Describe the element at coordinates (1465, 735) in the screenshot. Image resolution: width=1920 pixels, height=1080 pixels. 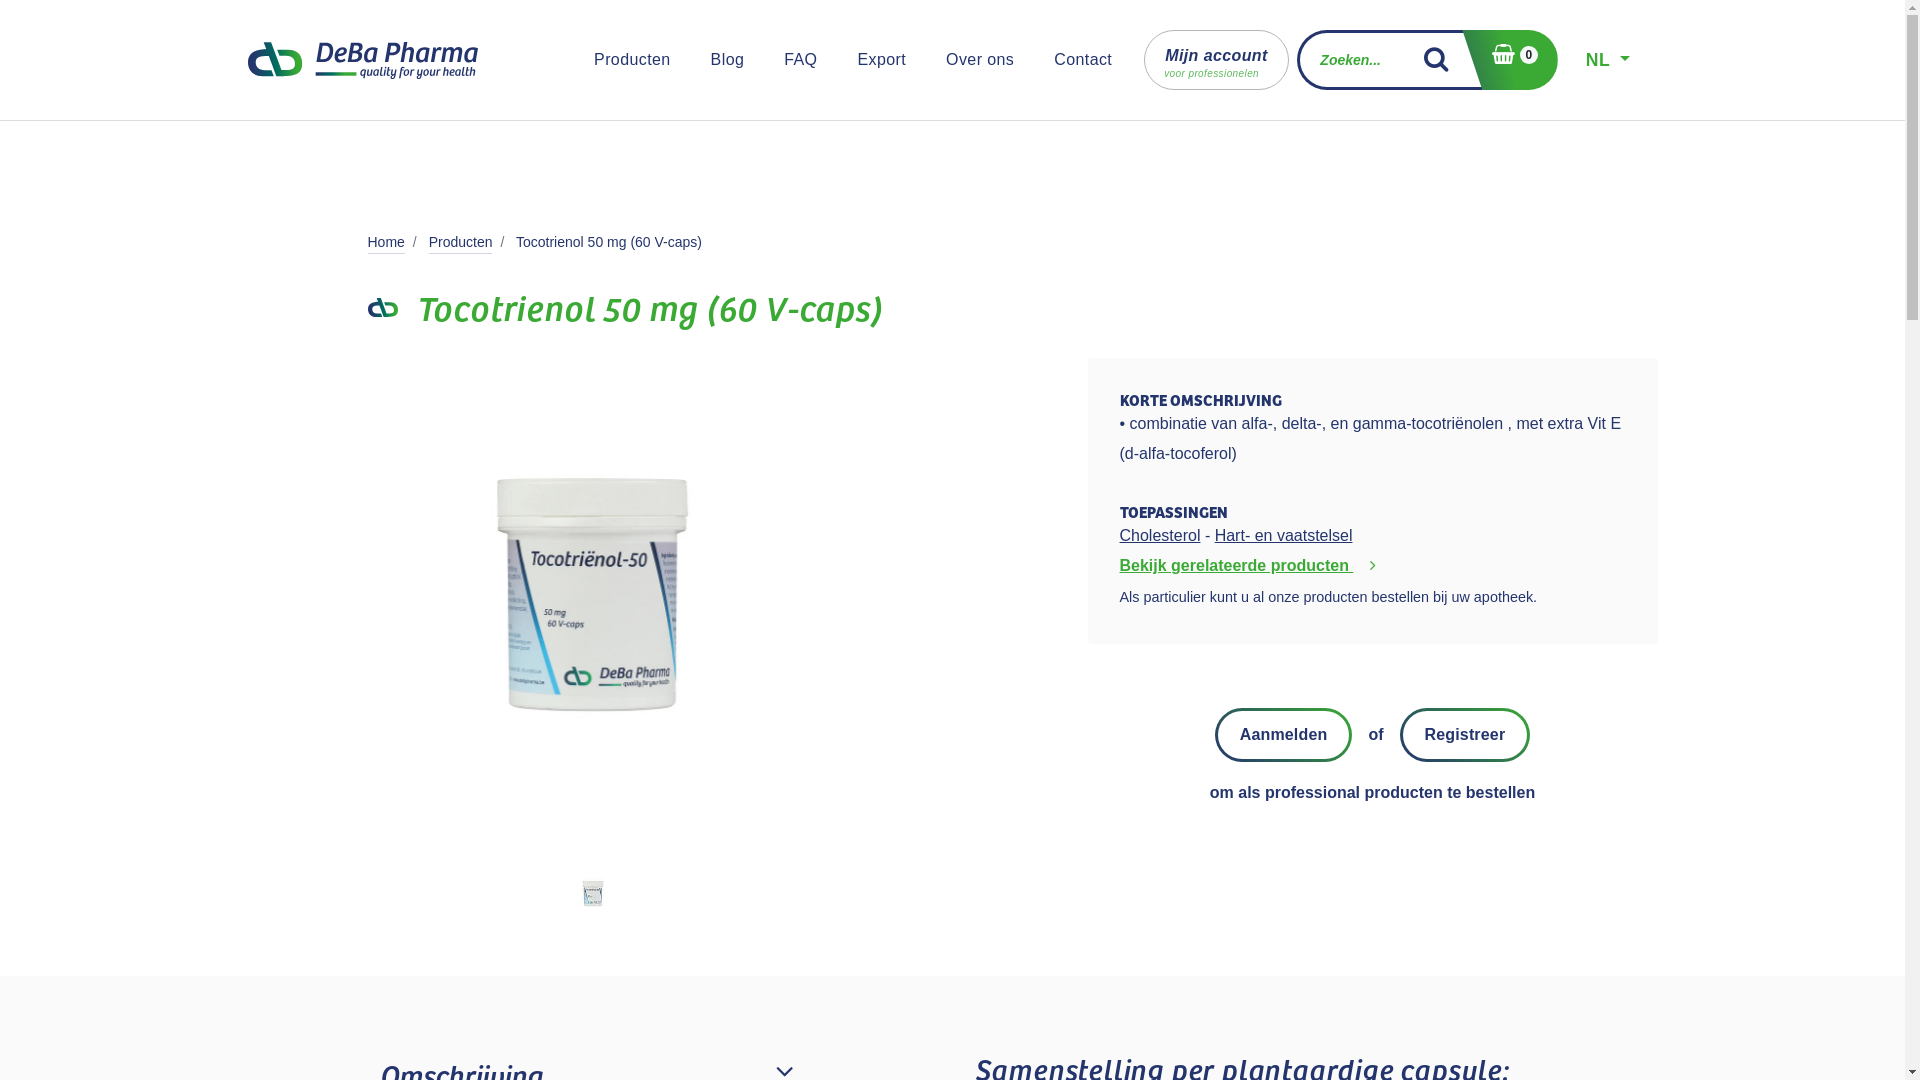
I see `'Registreer'` at that location.